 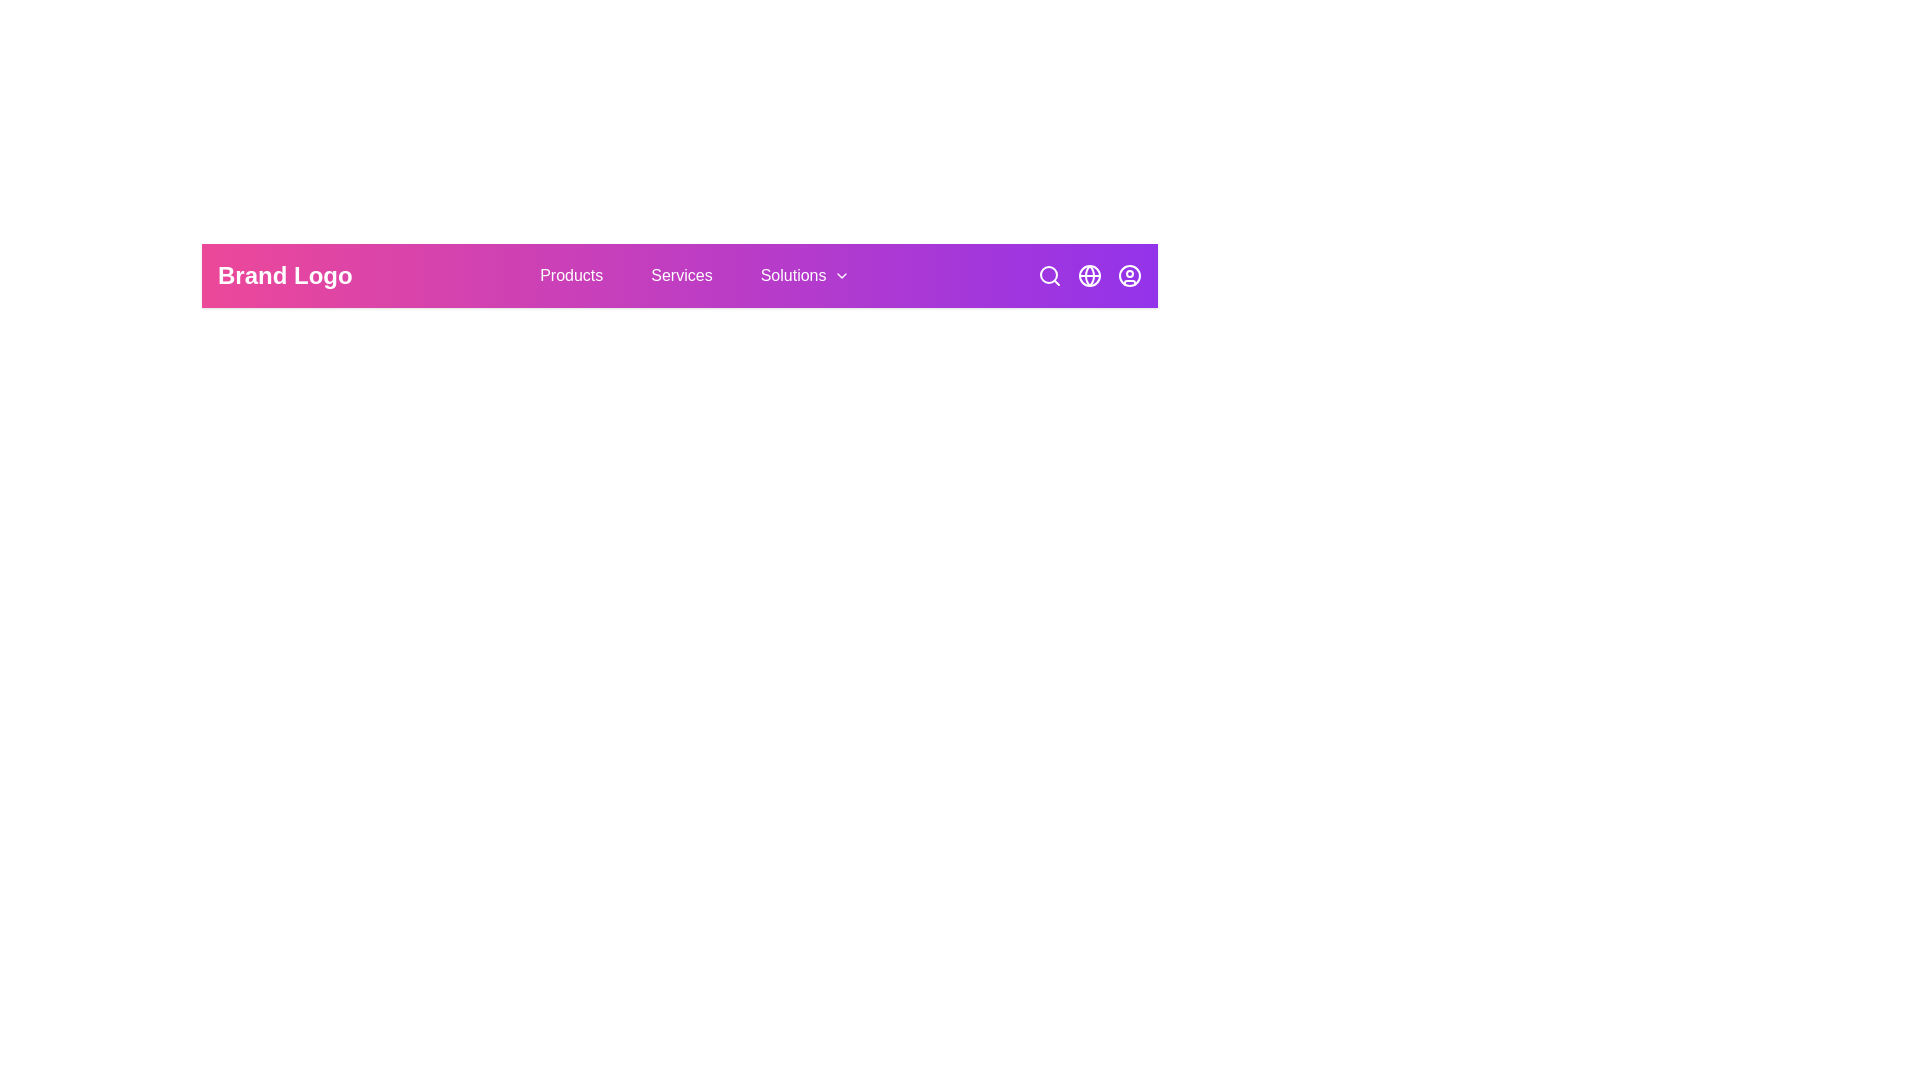 I want to click on the navigation button labeled Solutions, so click(x=805, y=276).